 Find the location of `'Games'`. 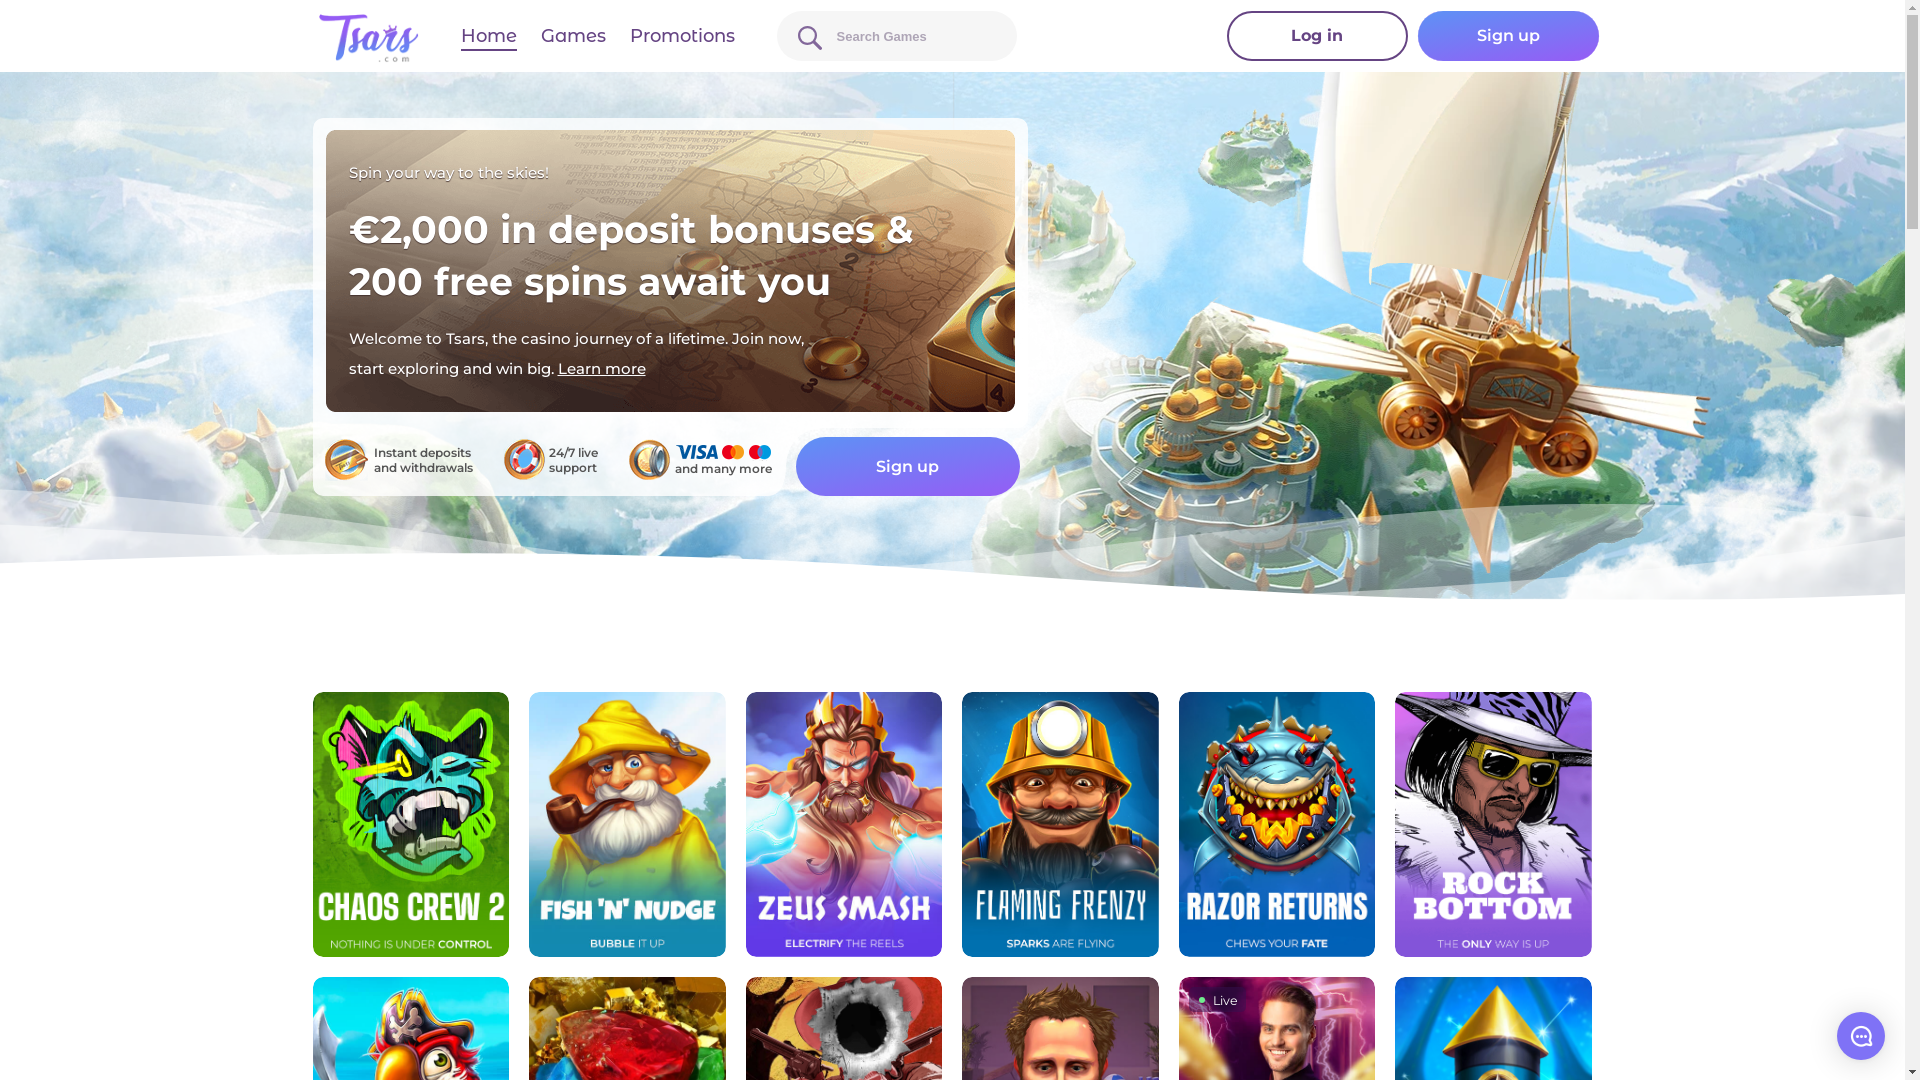

'Games' is located at coordinates (539, 35).